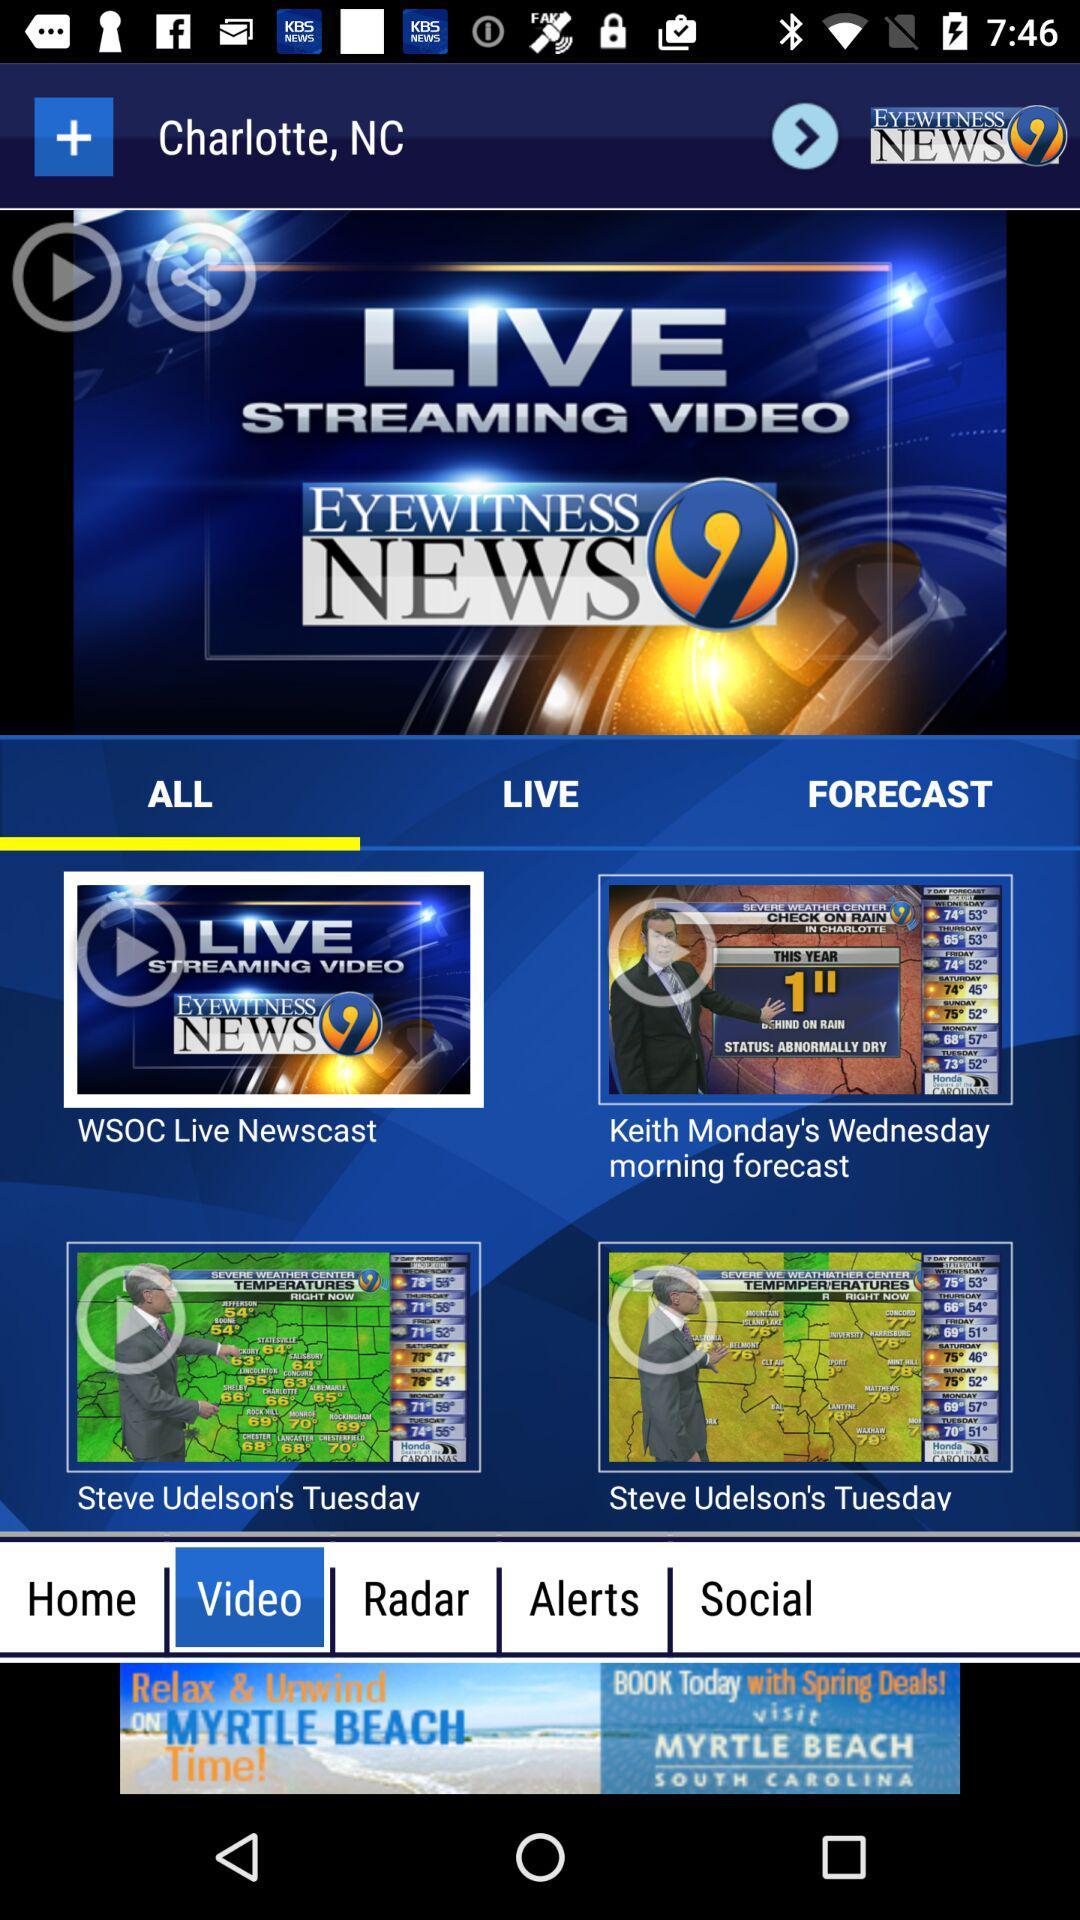 The width and height of the screenshot is (1080, 1920). What do you see at coordinates (967, 135) in the screenshot?
I see `news` at bounding box center [967, 135].